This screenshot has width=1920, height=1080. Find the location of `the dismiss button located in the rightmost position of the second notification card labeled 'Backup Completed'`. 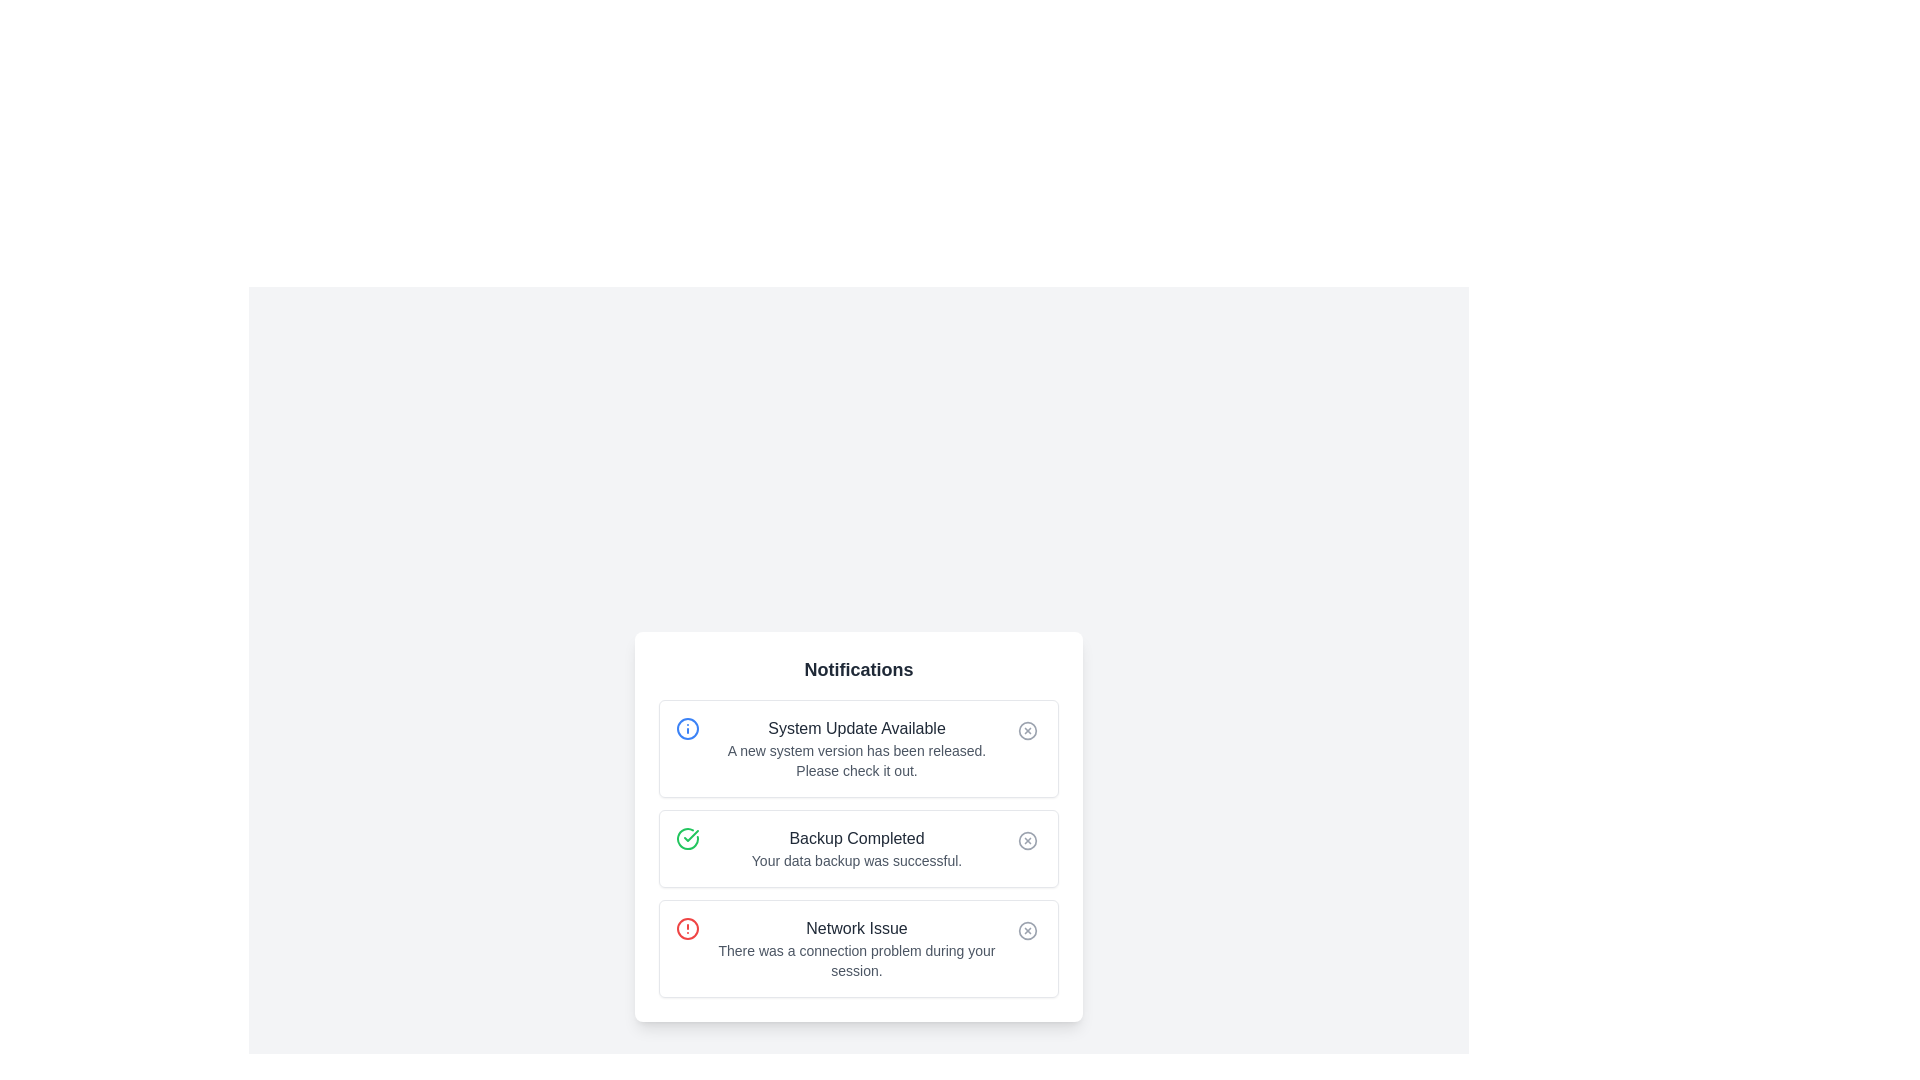

the dismiss button located in the rightmost position of the second notification card labeled 'Backup Completed' is located at coordinates (1027, 840).